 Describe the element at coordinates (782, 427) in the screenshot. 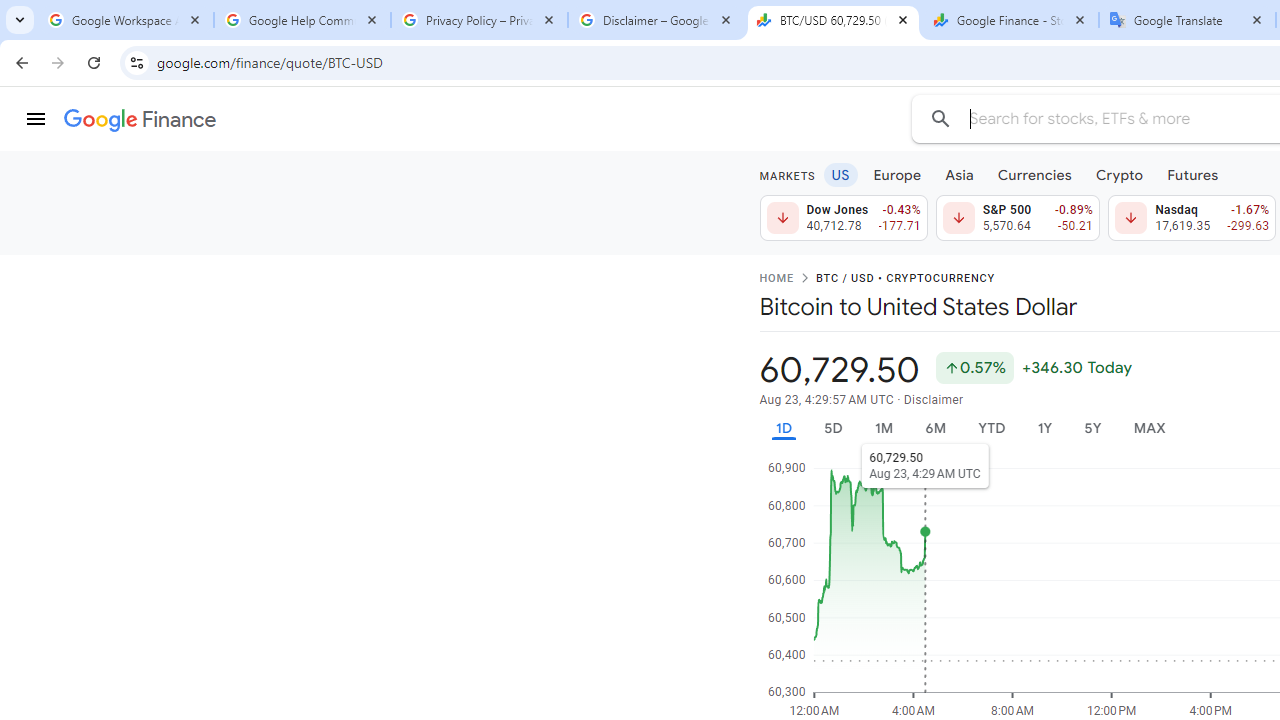

I see `'1D'` at that location.